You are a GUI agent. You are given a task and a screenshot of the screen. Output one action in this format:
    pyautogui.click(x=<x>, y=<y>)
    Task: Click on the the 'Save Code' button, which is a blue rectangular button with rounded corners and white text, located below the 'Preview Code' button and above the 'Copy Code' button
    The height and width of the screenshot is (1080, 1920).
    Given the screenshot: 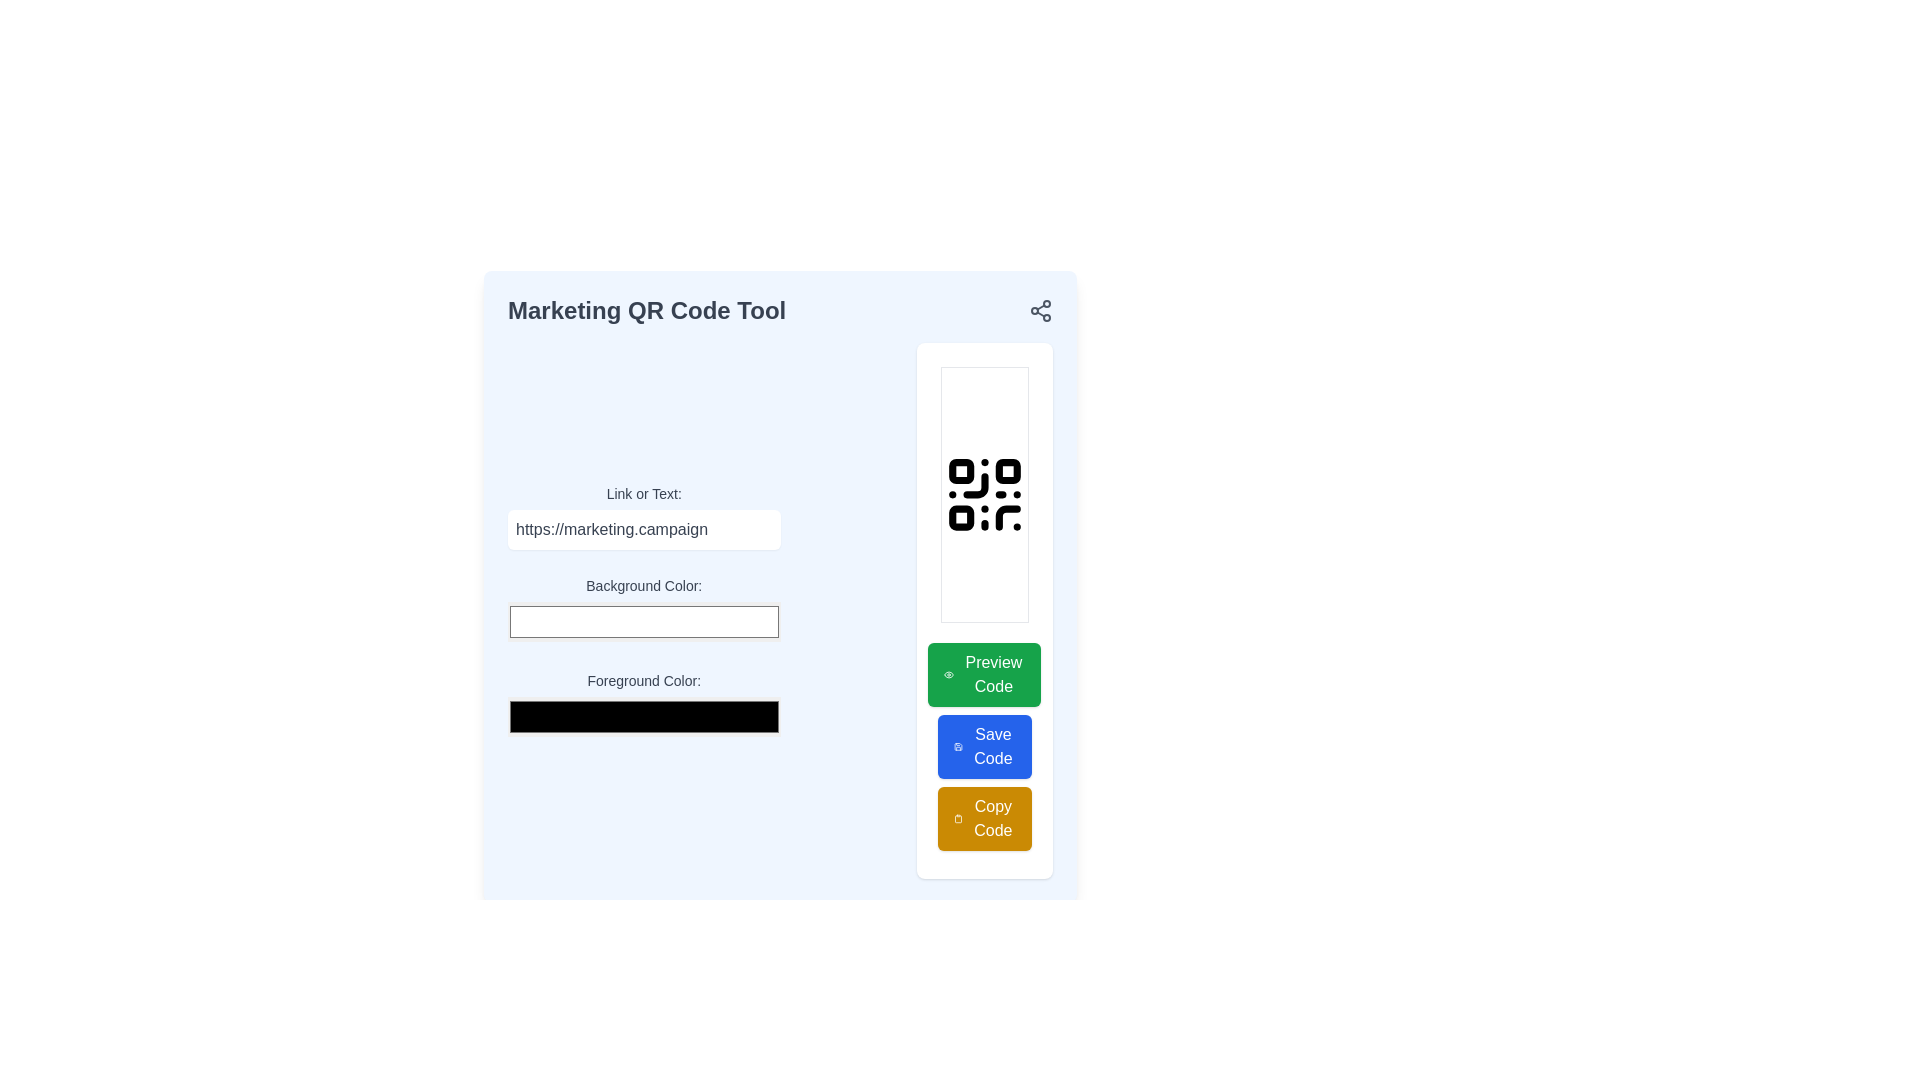 What is the action you would take?
    pyautogui.click(x=984, y=747)
    